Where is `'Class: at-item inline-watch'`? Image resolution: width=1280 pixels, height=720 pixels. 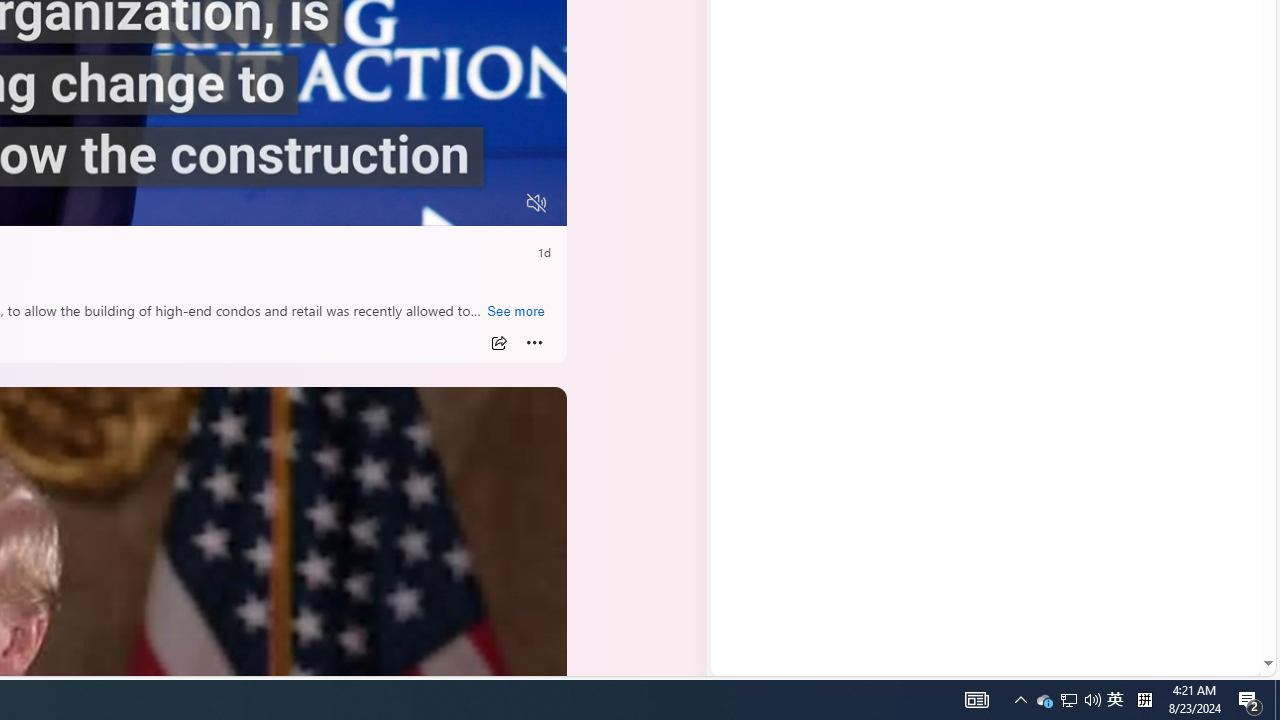 'Class: at-item inline-watch' is located at coordinates (534, 342).